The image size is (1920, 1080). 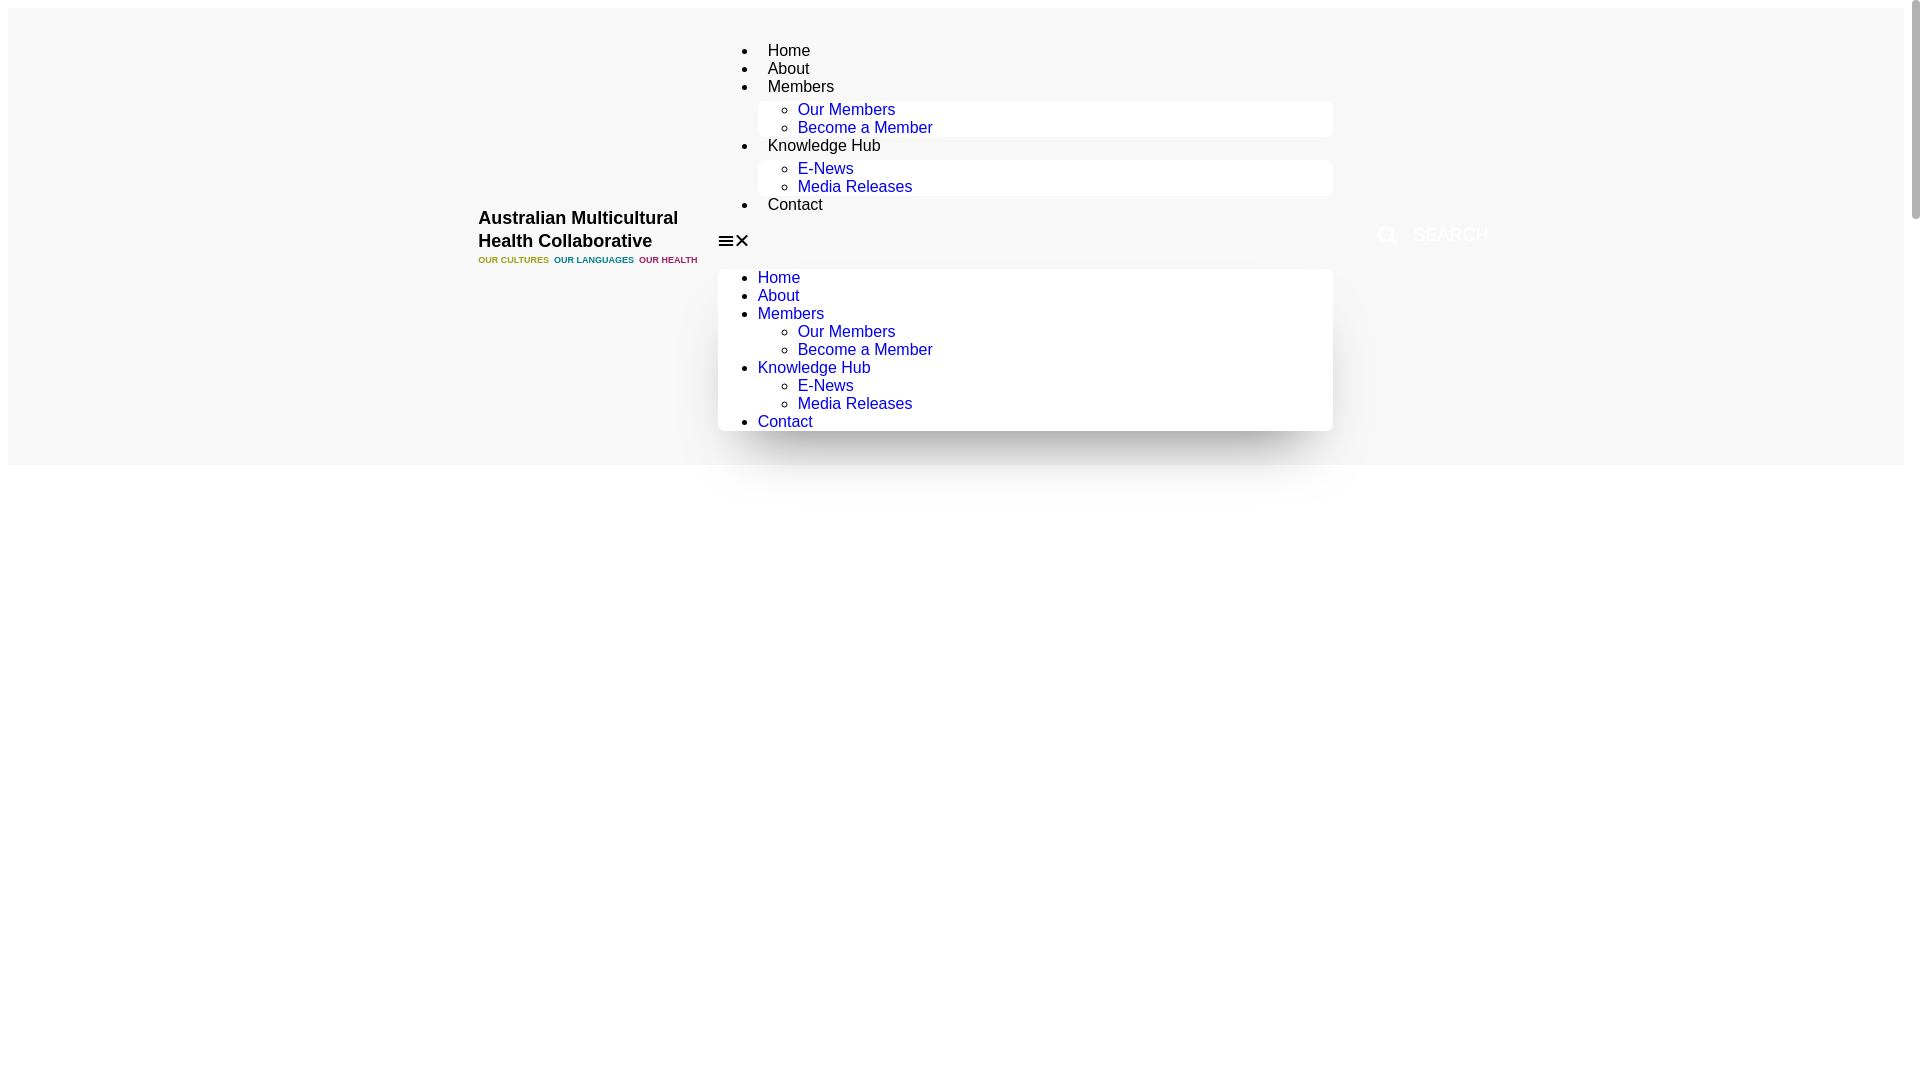 I want to click on 'Home', so click(x=778, y=277).